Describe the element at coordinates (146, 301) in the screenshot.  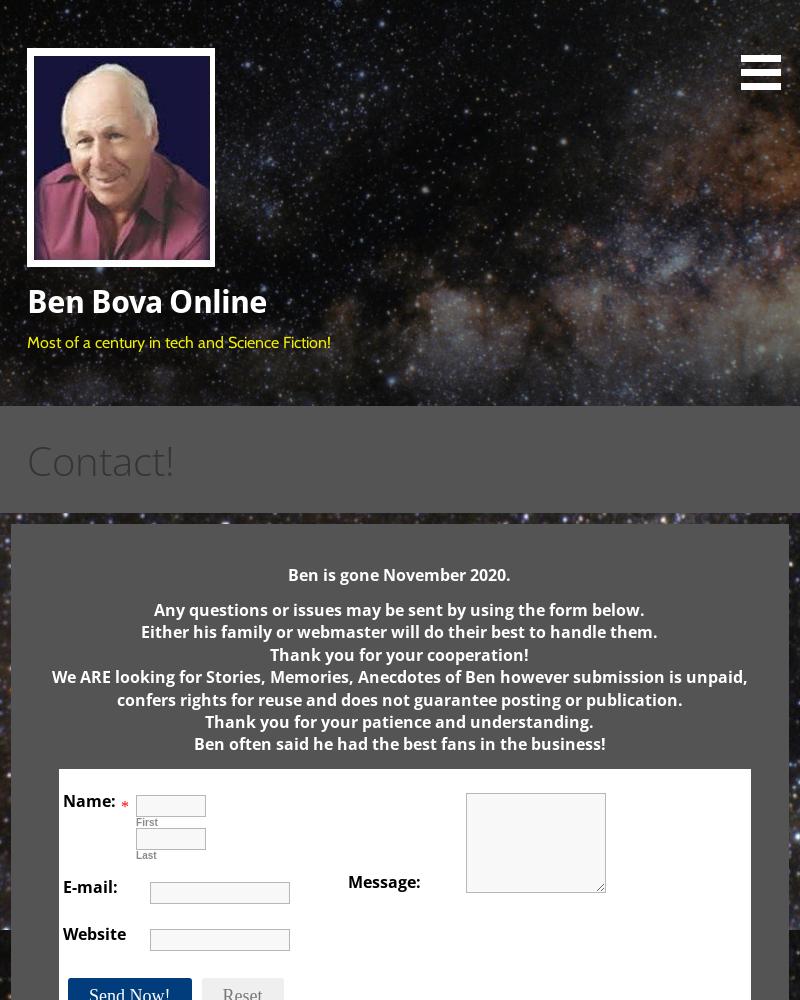
I see `'Ben Bova Online'` at that location.